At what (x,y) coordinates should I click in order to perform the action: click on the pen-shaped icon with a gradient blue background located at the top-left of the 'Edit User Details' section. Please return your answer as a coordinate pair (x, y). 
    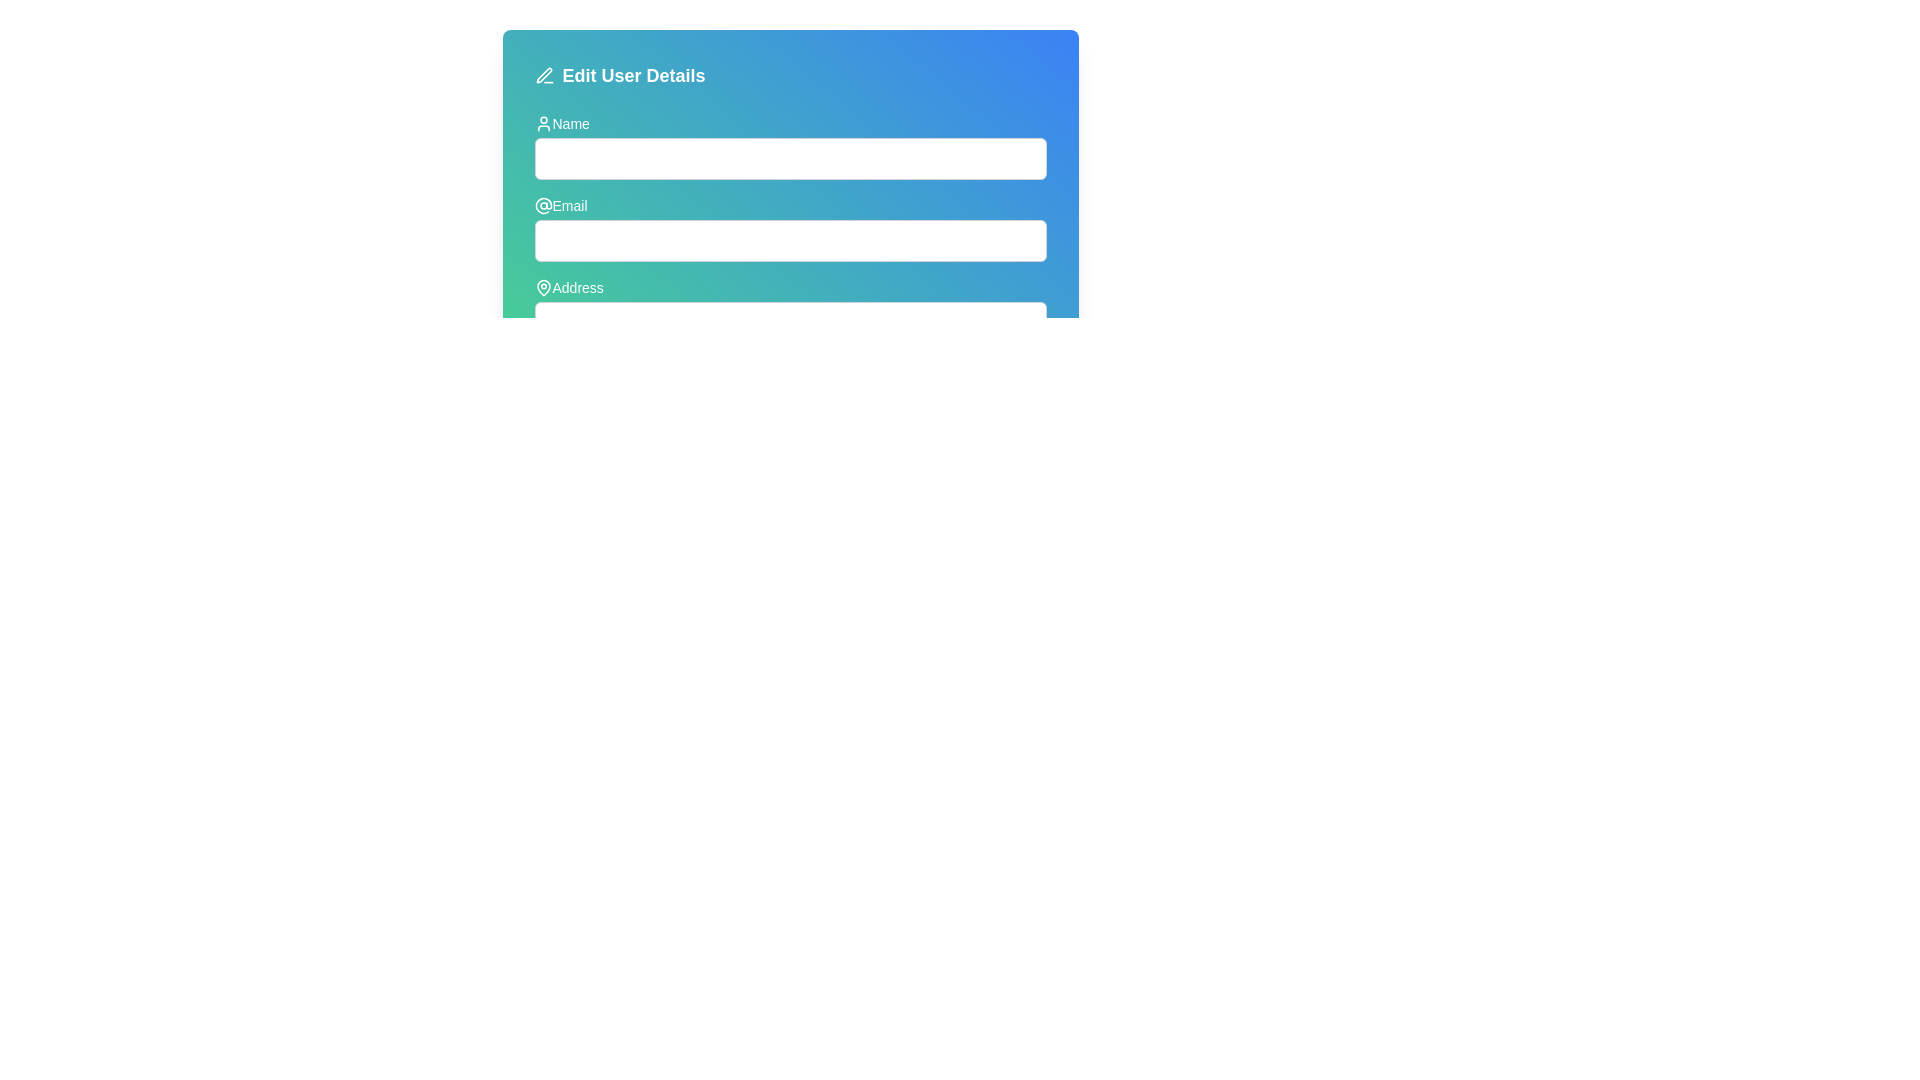
    Looking at the image, I should click on (544, 75).